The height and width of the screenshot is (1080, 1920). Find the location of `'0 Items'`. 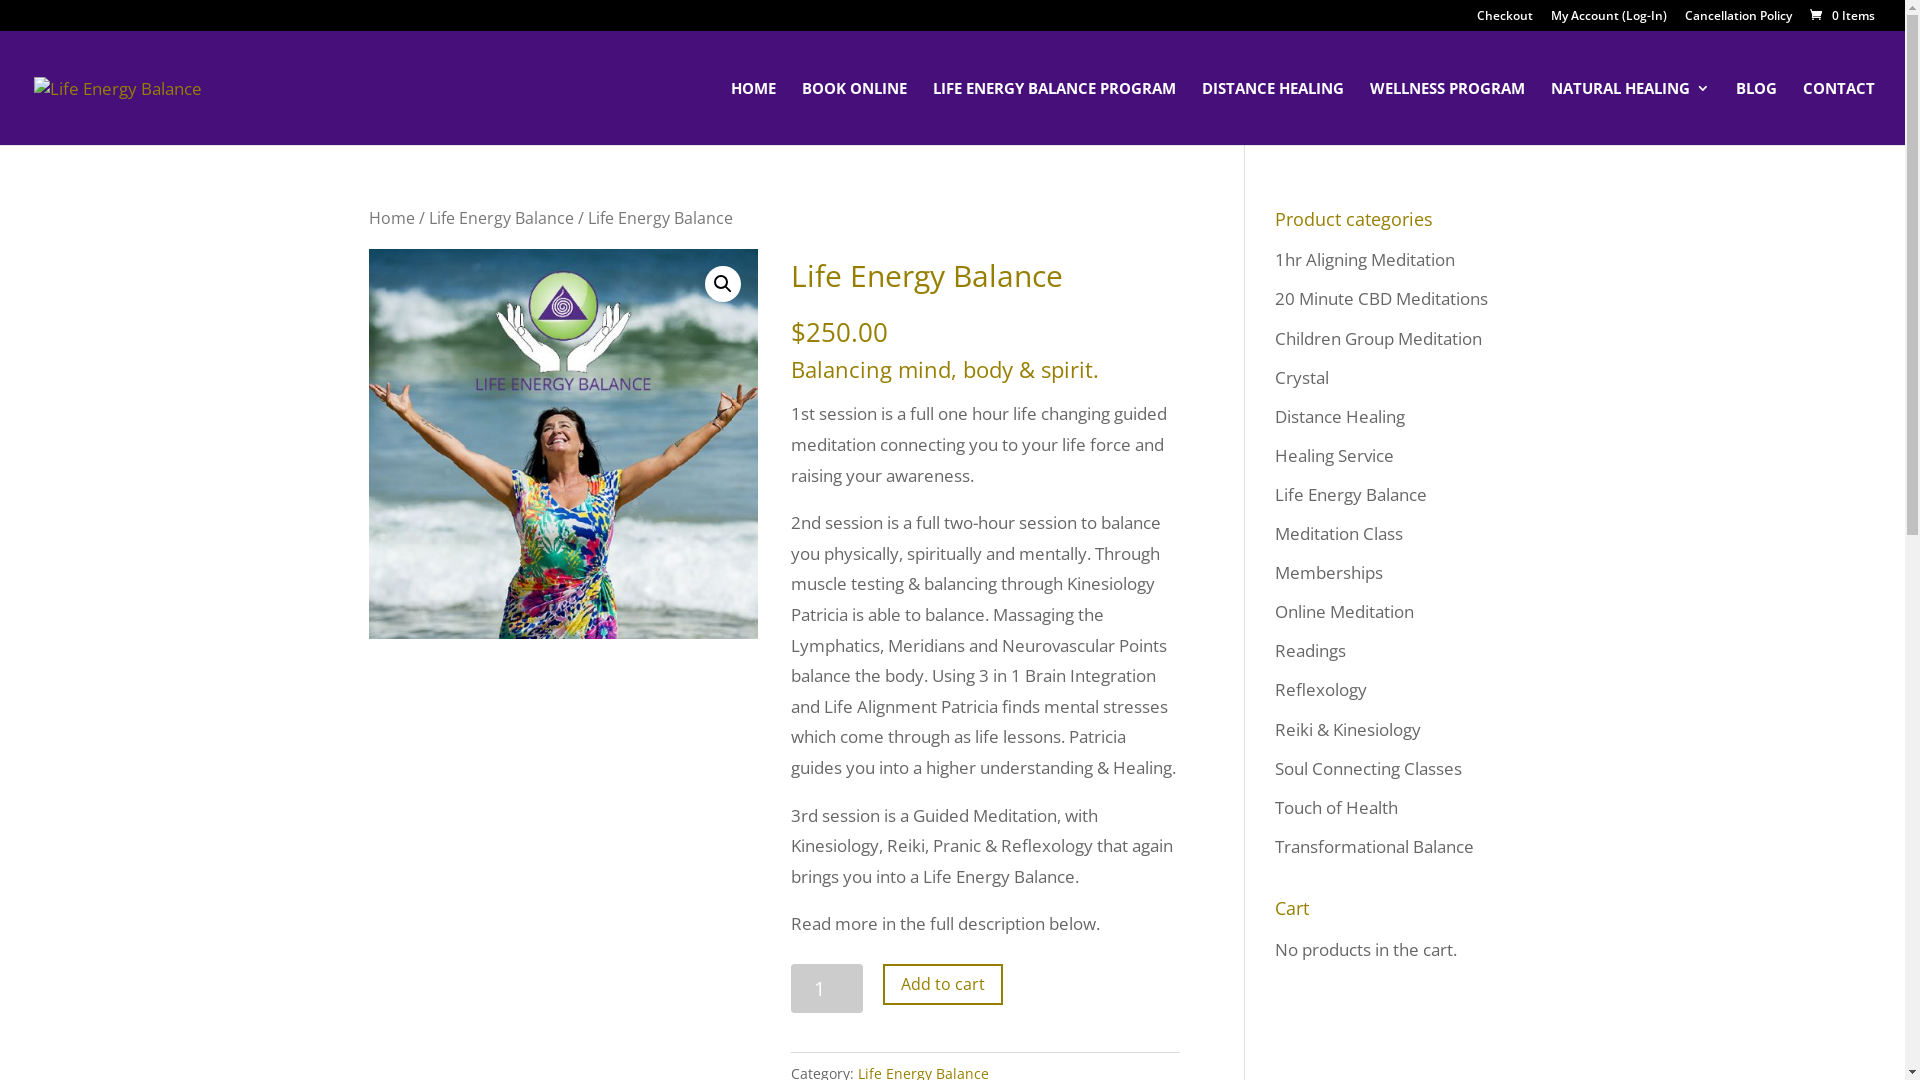

'0 Items' is located at coordinates (1840, 15).